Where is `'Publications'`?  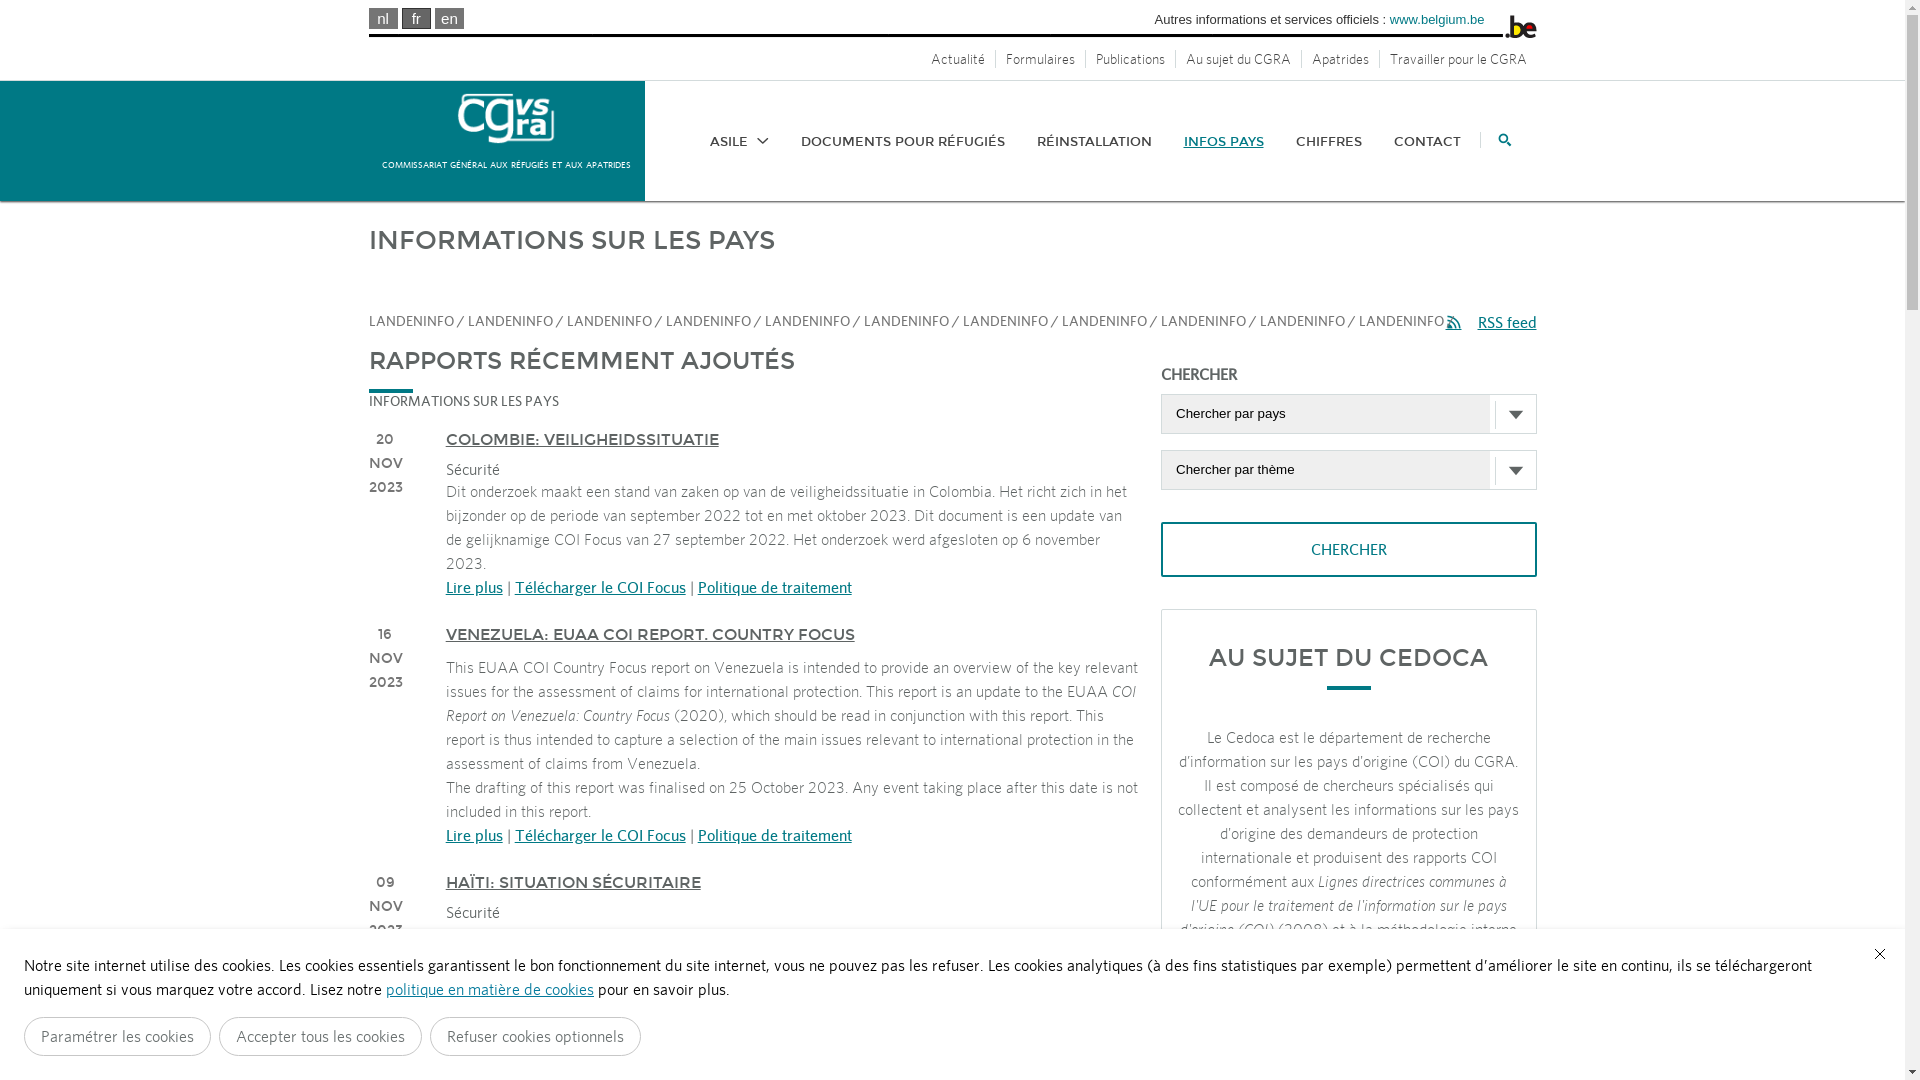
'Publications' is located at coordinates (1131, 57).